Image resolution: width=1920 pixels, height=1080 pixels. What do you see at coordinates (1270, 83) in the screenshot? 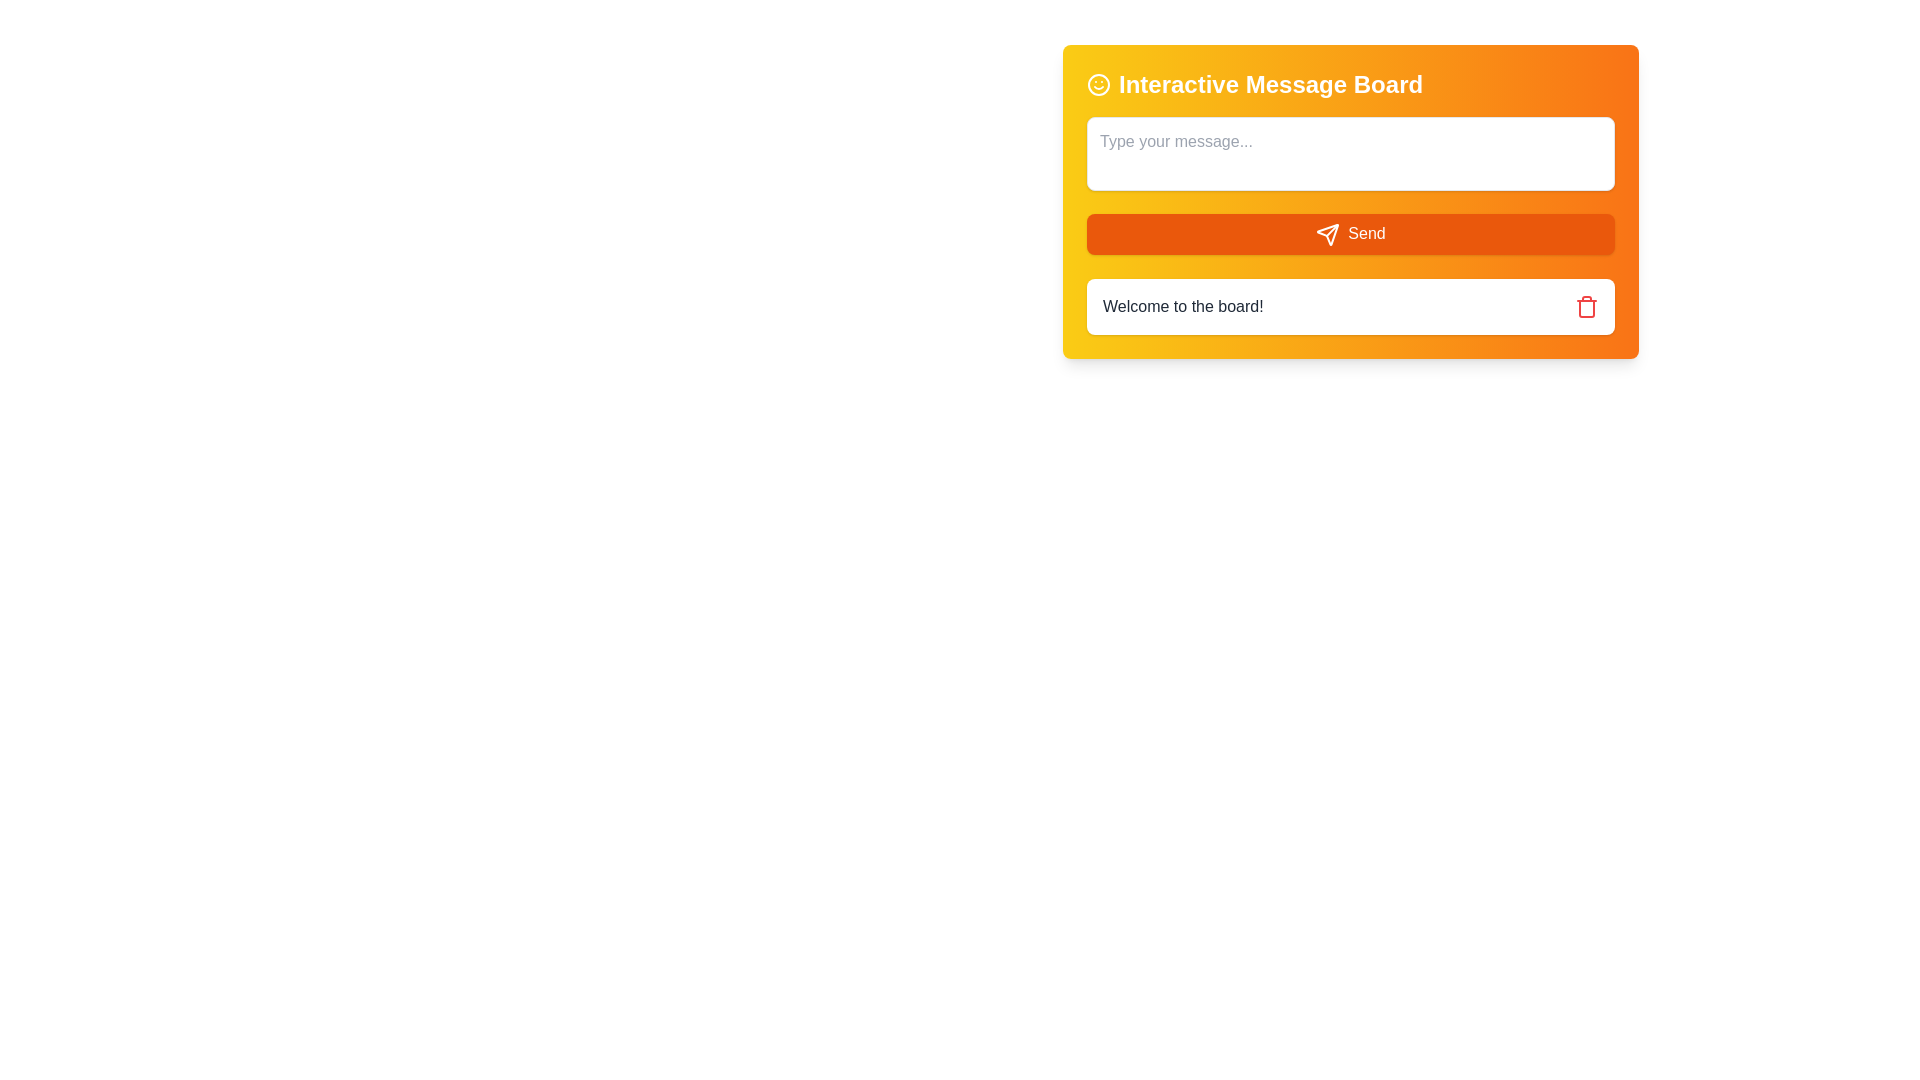
I see `the 'Interactive Message Board' text label, which is styled with a bold, large, white font on an orange gradient background, located in the top-left corner of the header section next to a smiley icon` at bounding box center [1270, 83].